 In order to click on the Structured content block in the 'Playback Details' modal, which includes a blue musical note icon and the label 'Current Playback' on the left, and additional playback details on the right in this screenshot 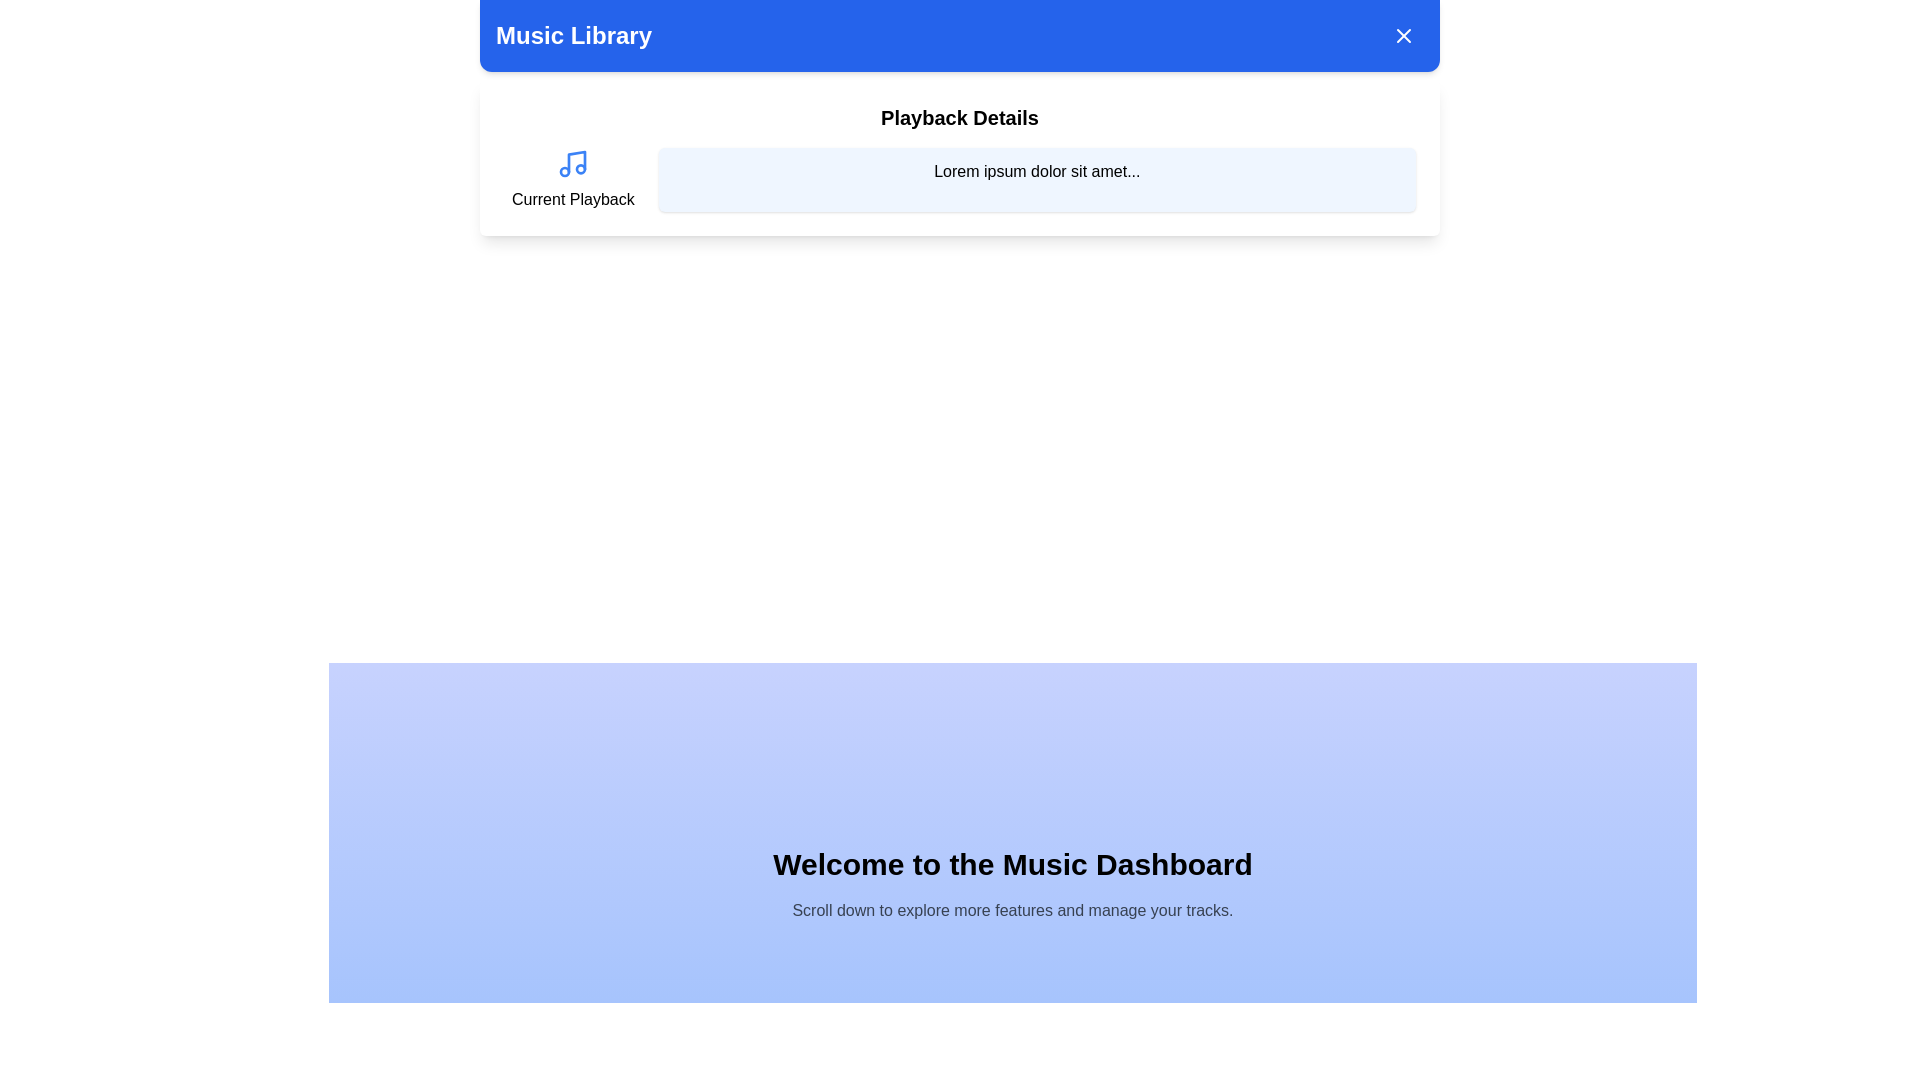, I will do `click(960, 180)`.